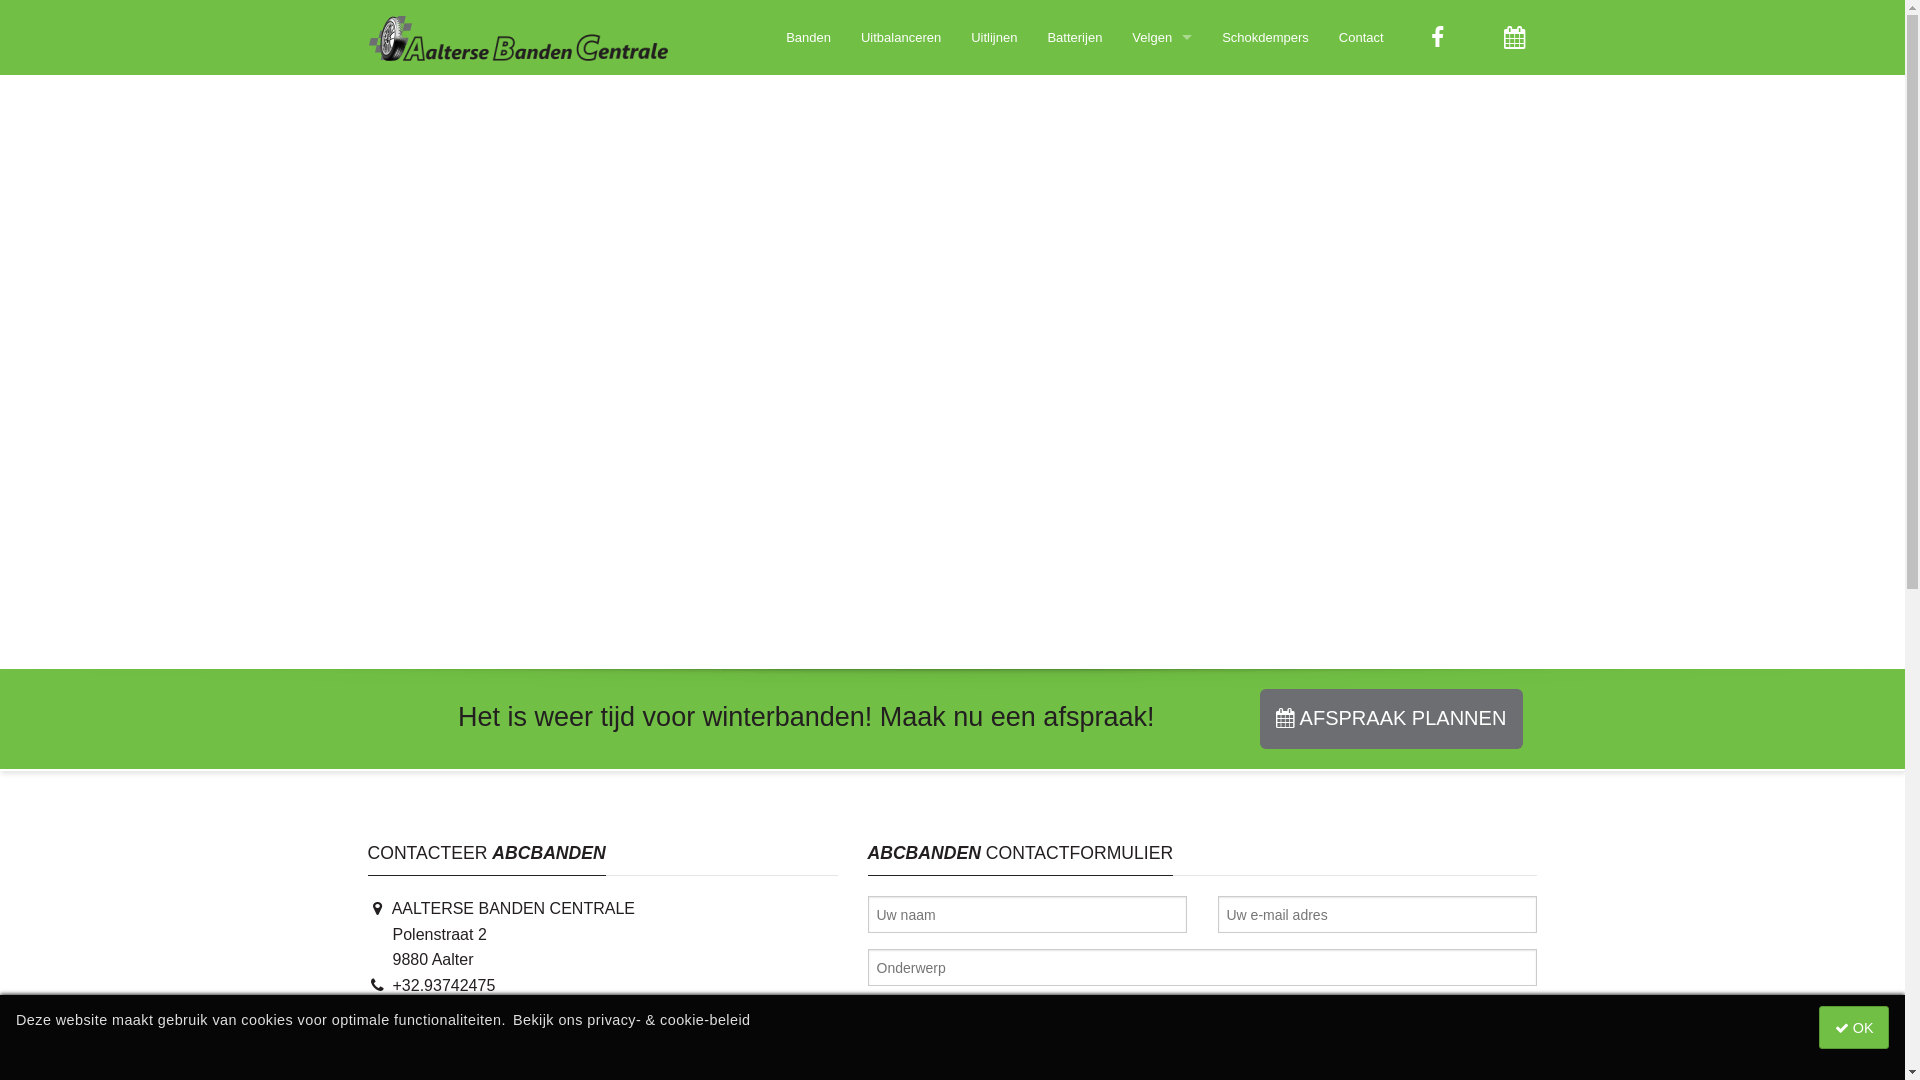 Image resolution: width=1920 pixels, height=1080 pixels. I want to click on 'Contact', so click(1360, 37).